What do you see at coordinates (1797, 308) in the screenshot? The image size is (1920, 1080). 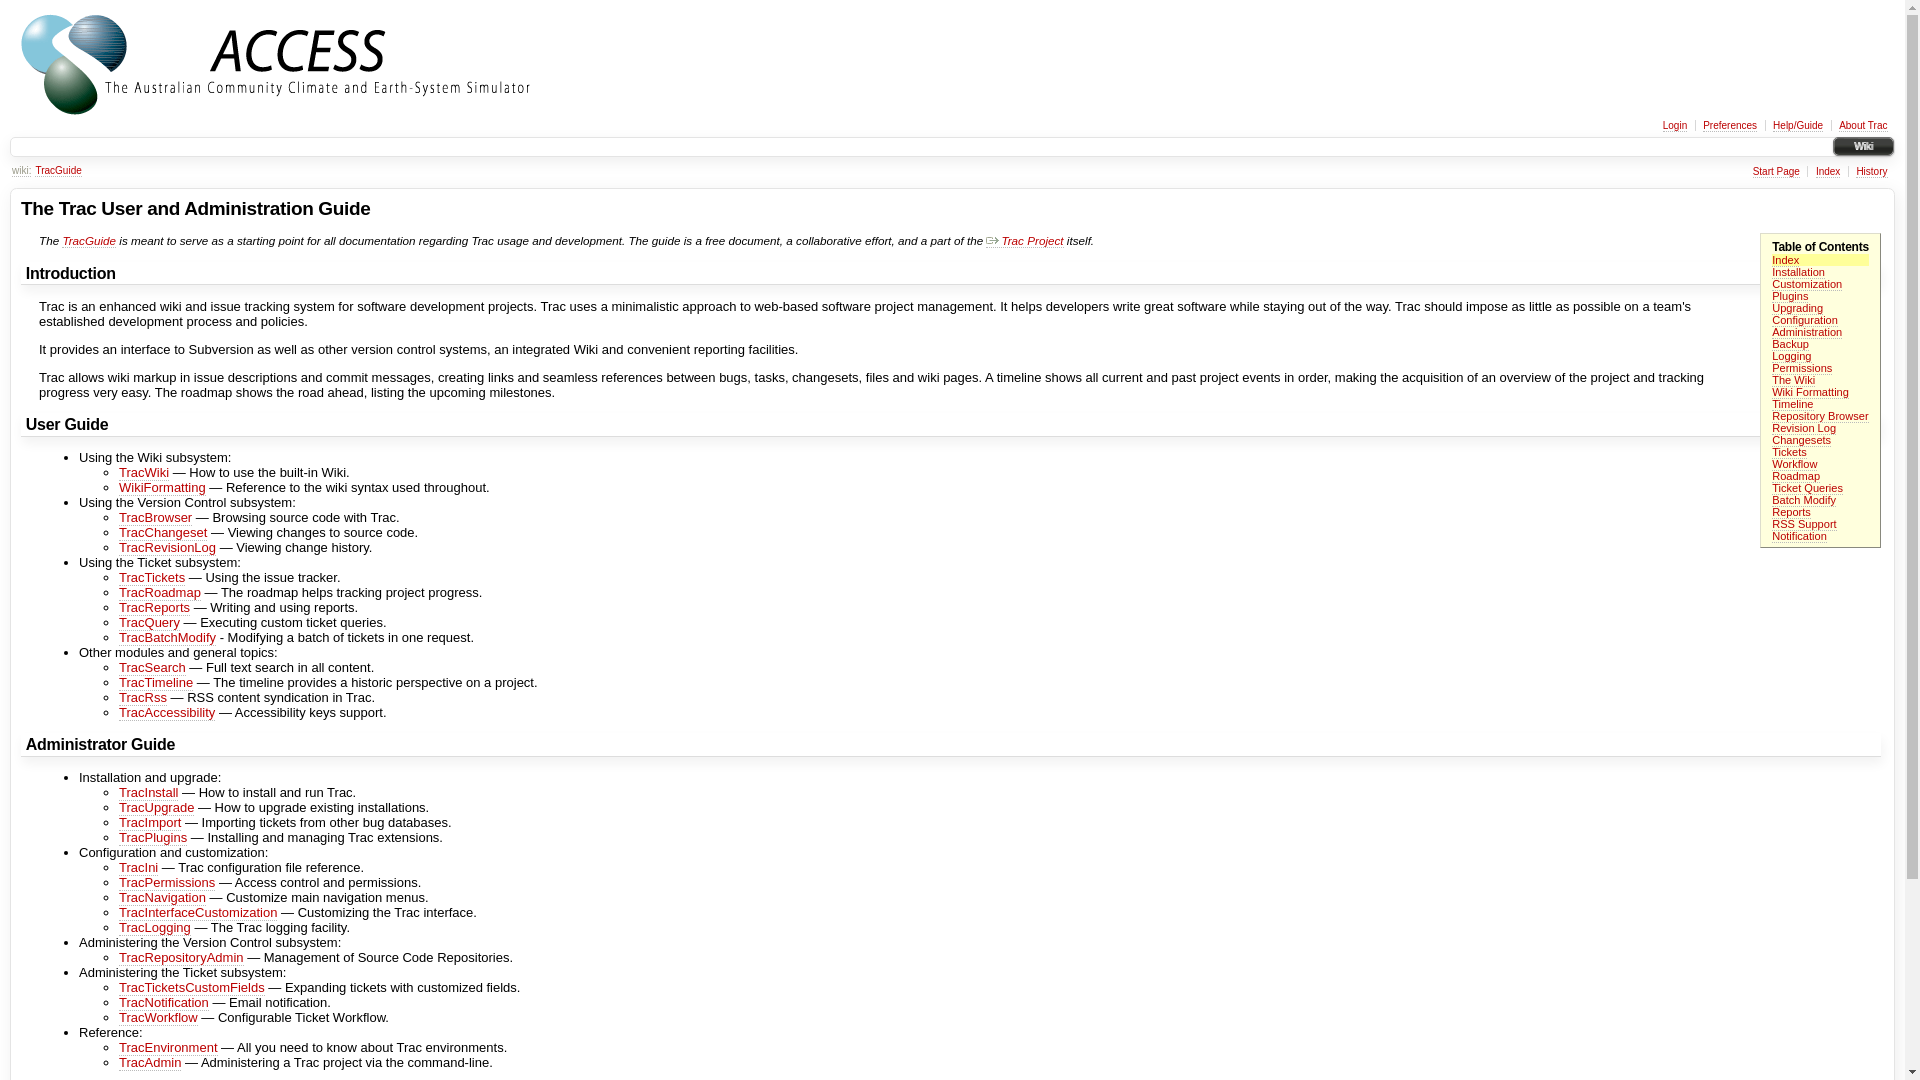 I see `'Upgrading'` at bounding box center [1797, 308].